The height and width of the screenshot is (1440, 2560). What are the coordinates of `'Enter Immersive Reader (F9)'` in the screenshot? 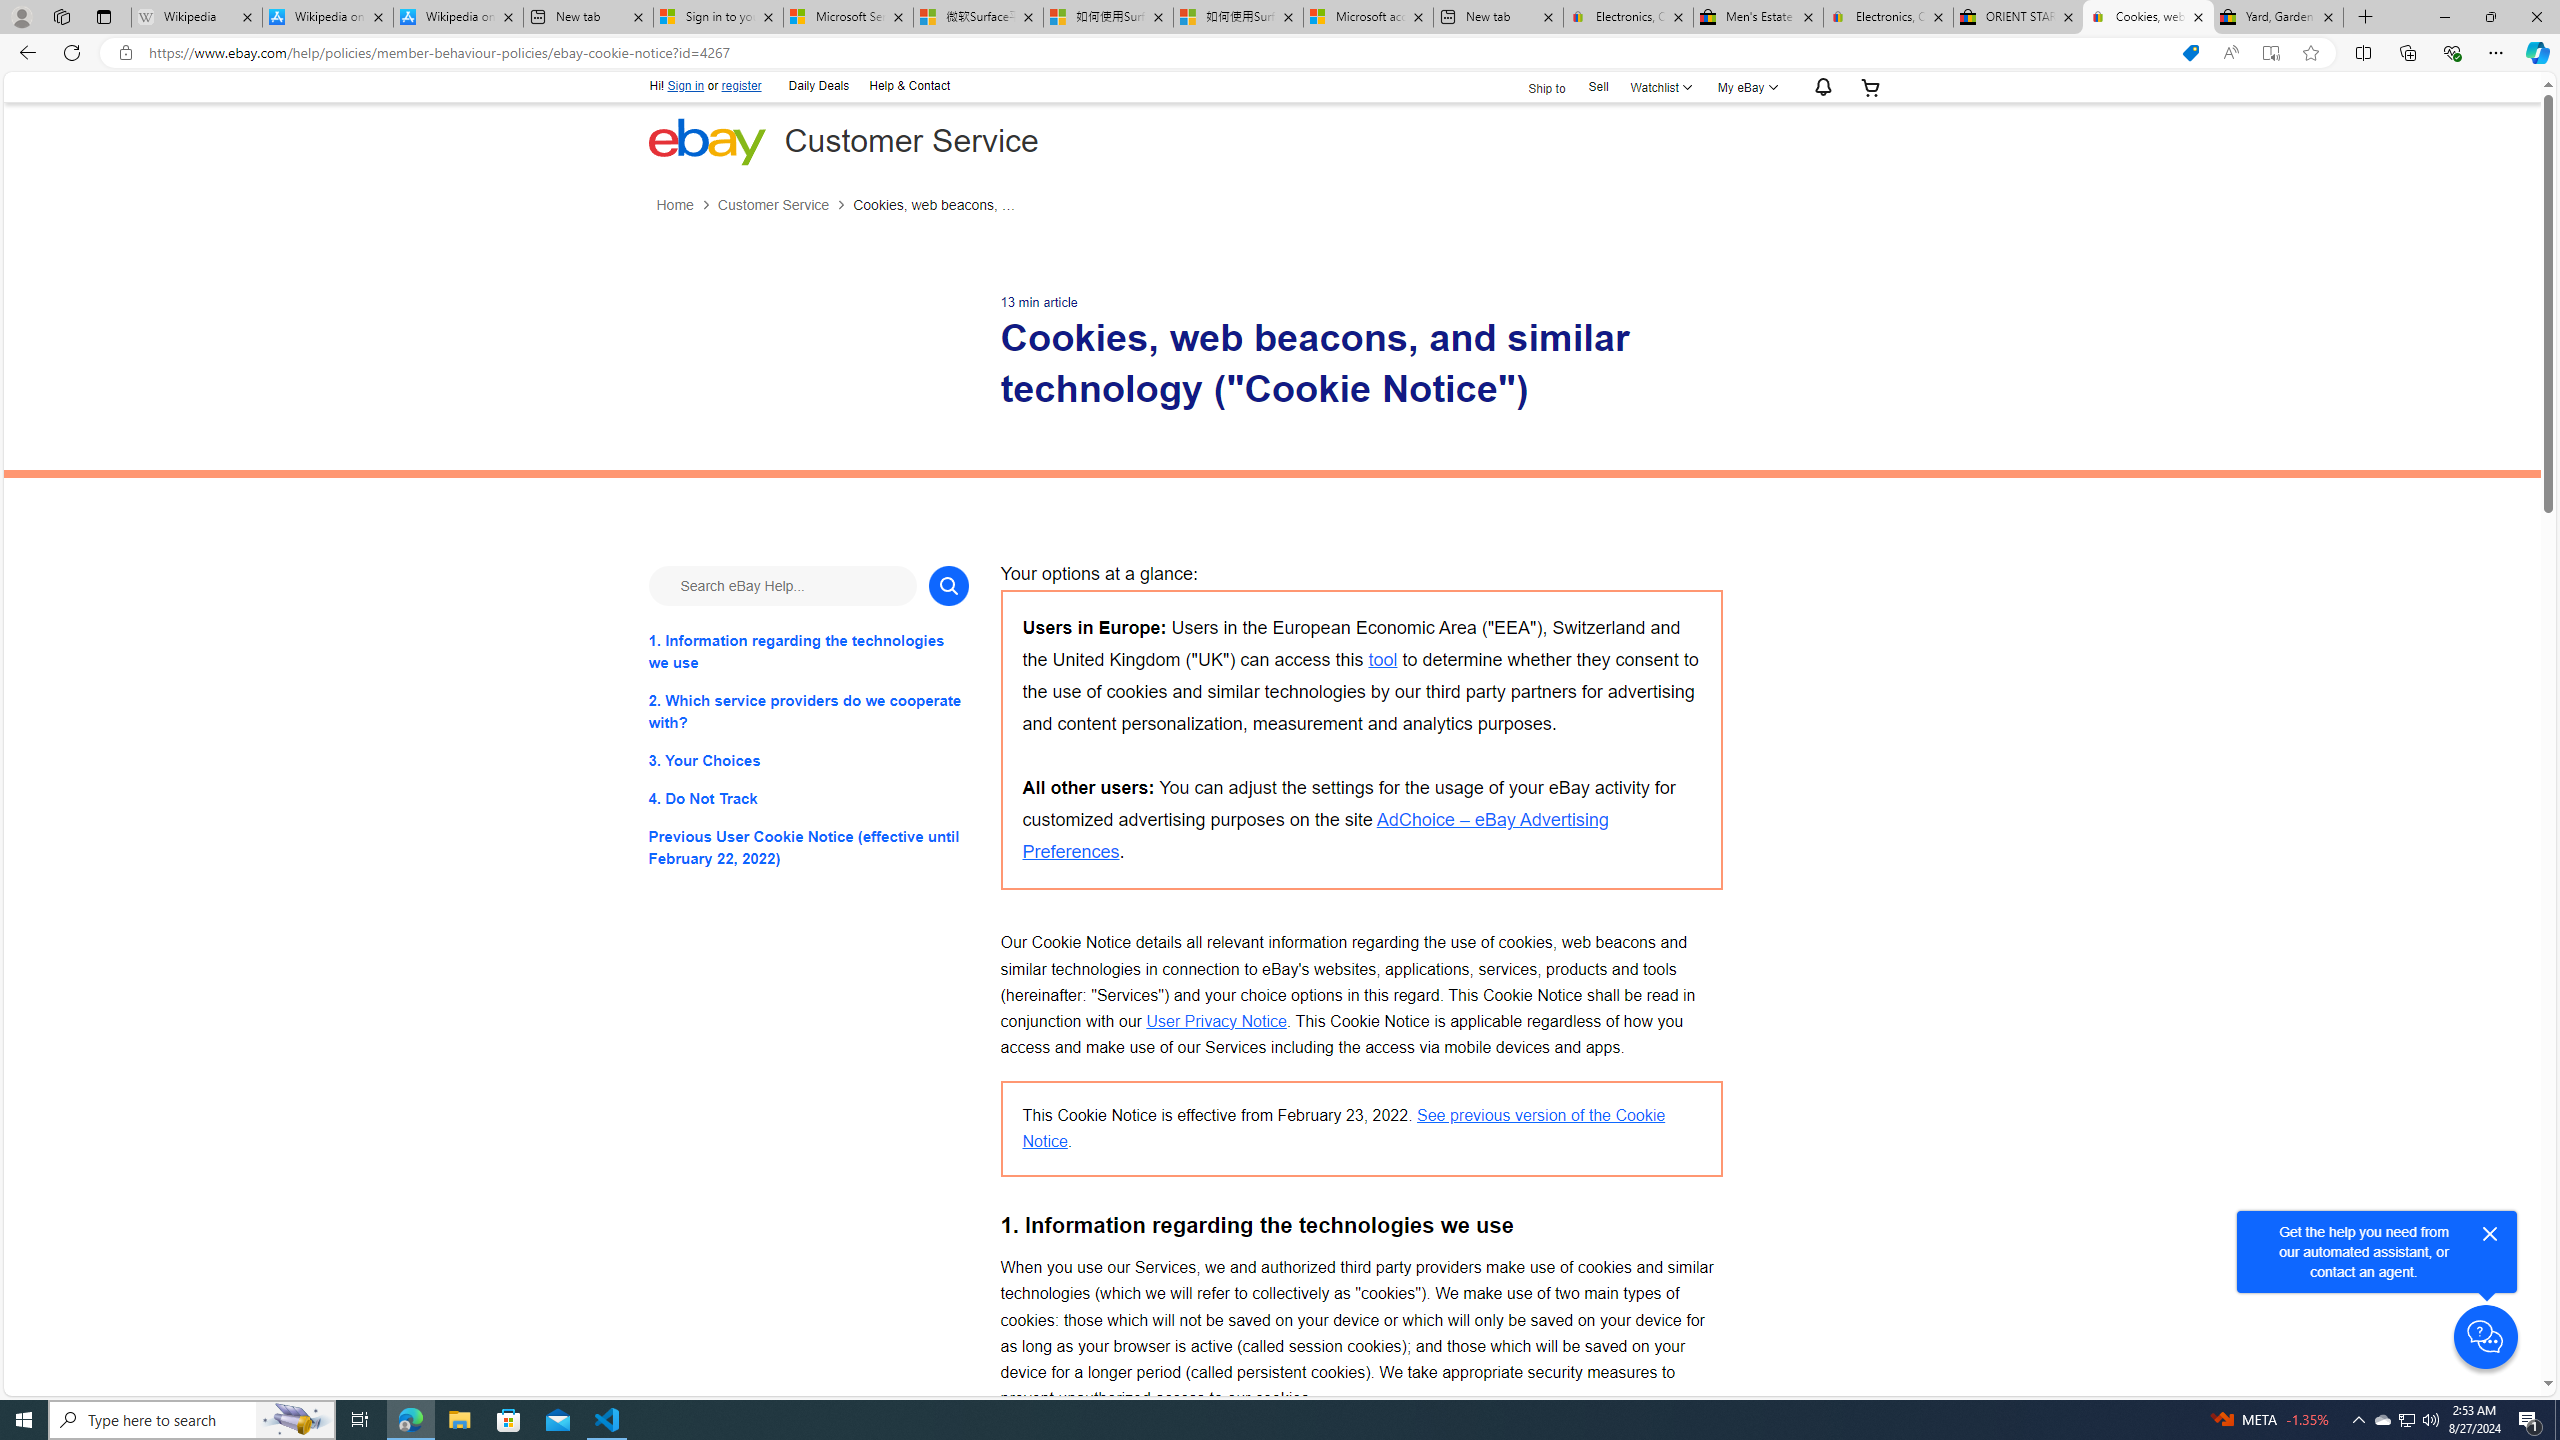 It's located at (2270, 53).